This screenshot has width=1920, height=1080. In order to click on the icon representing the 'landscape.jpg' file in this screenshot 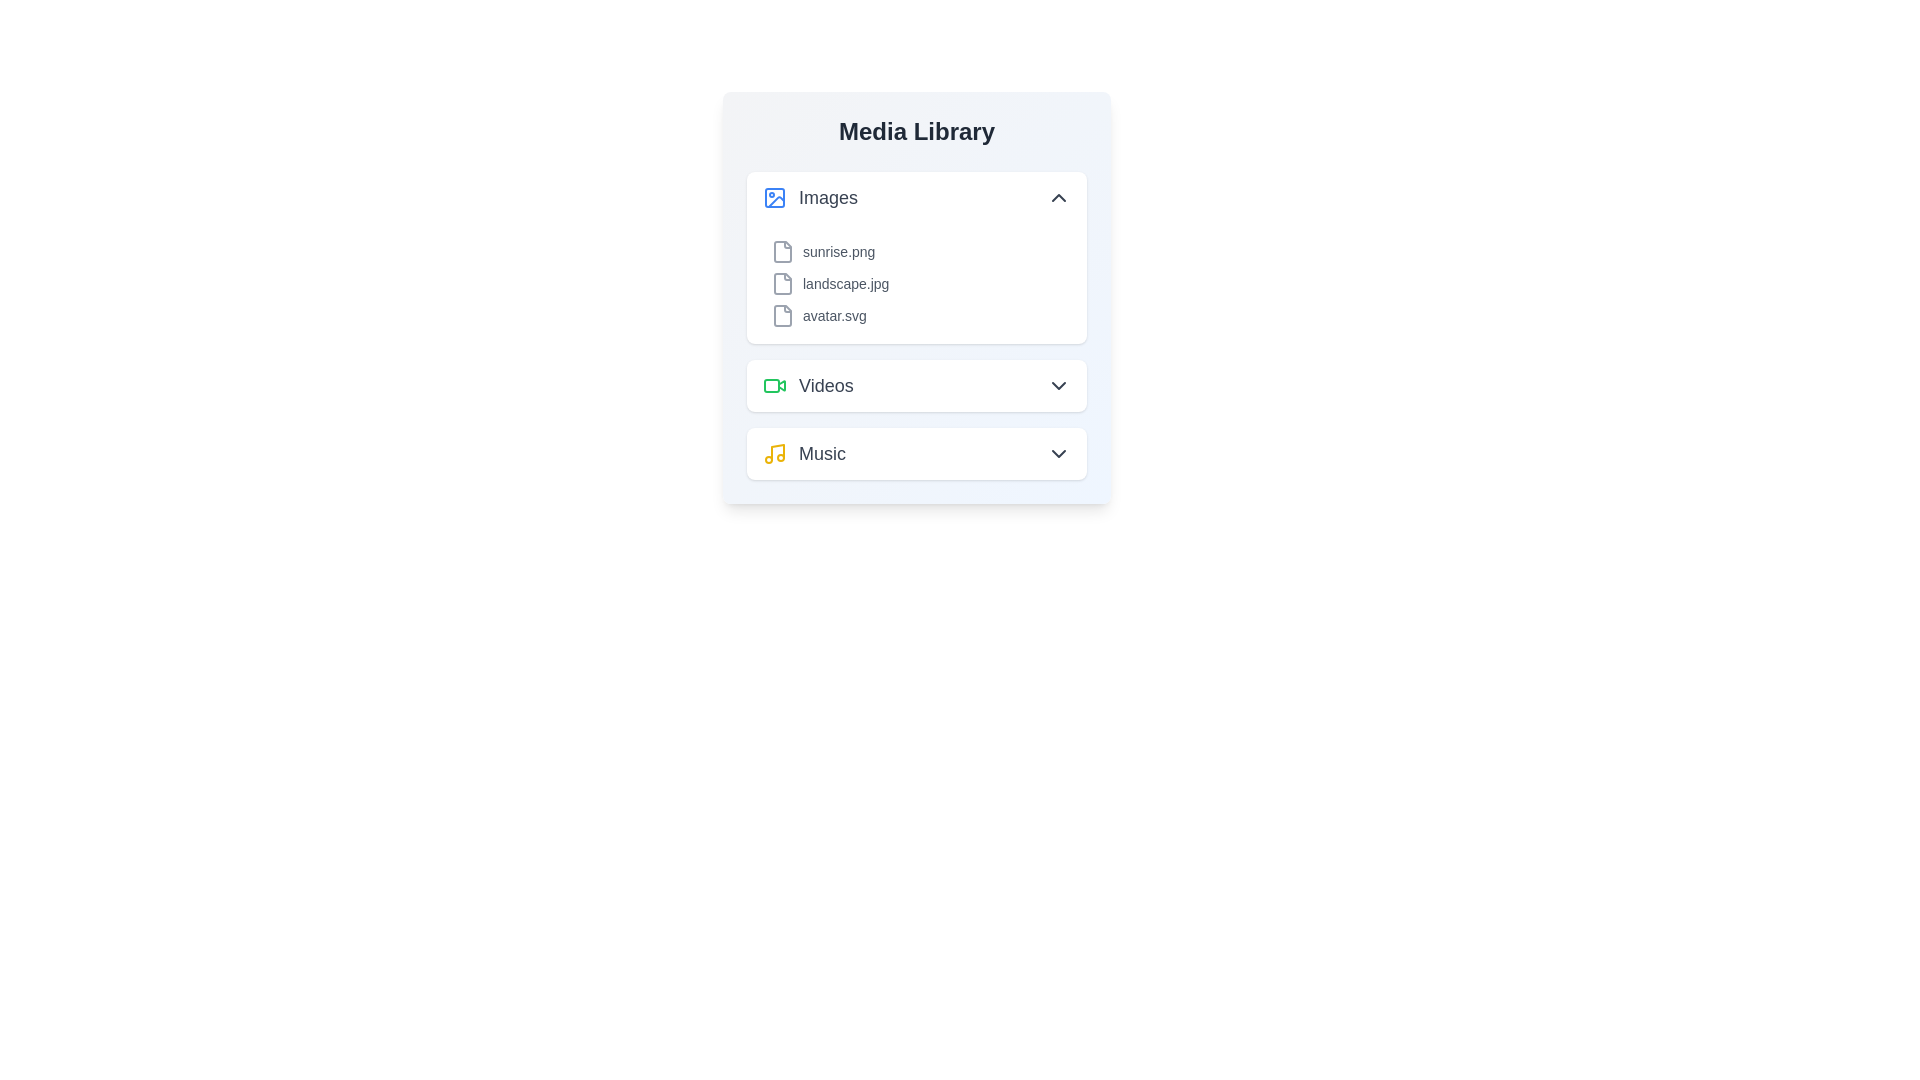, I will do `click(781, 284)`.